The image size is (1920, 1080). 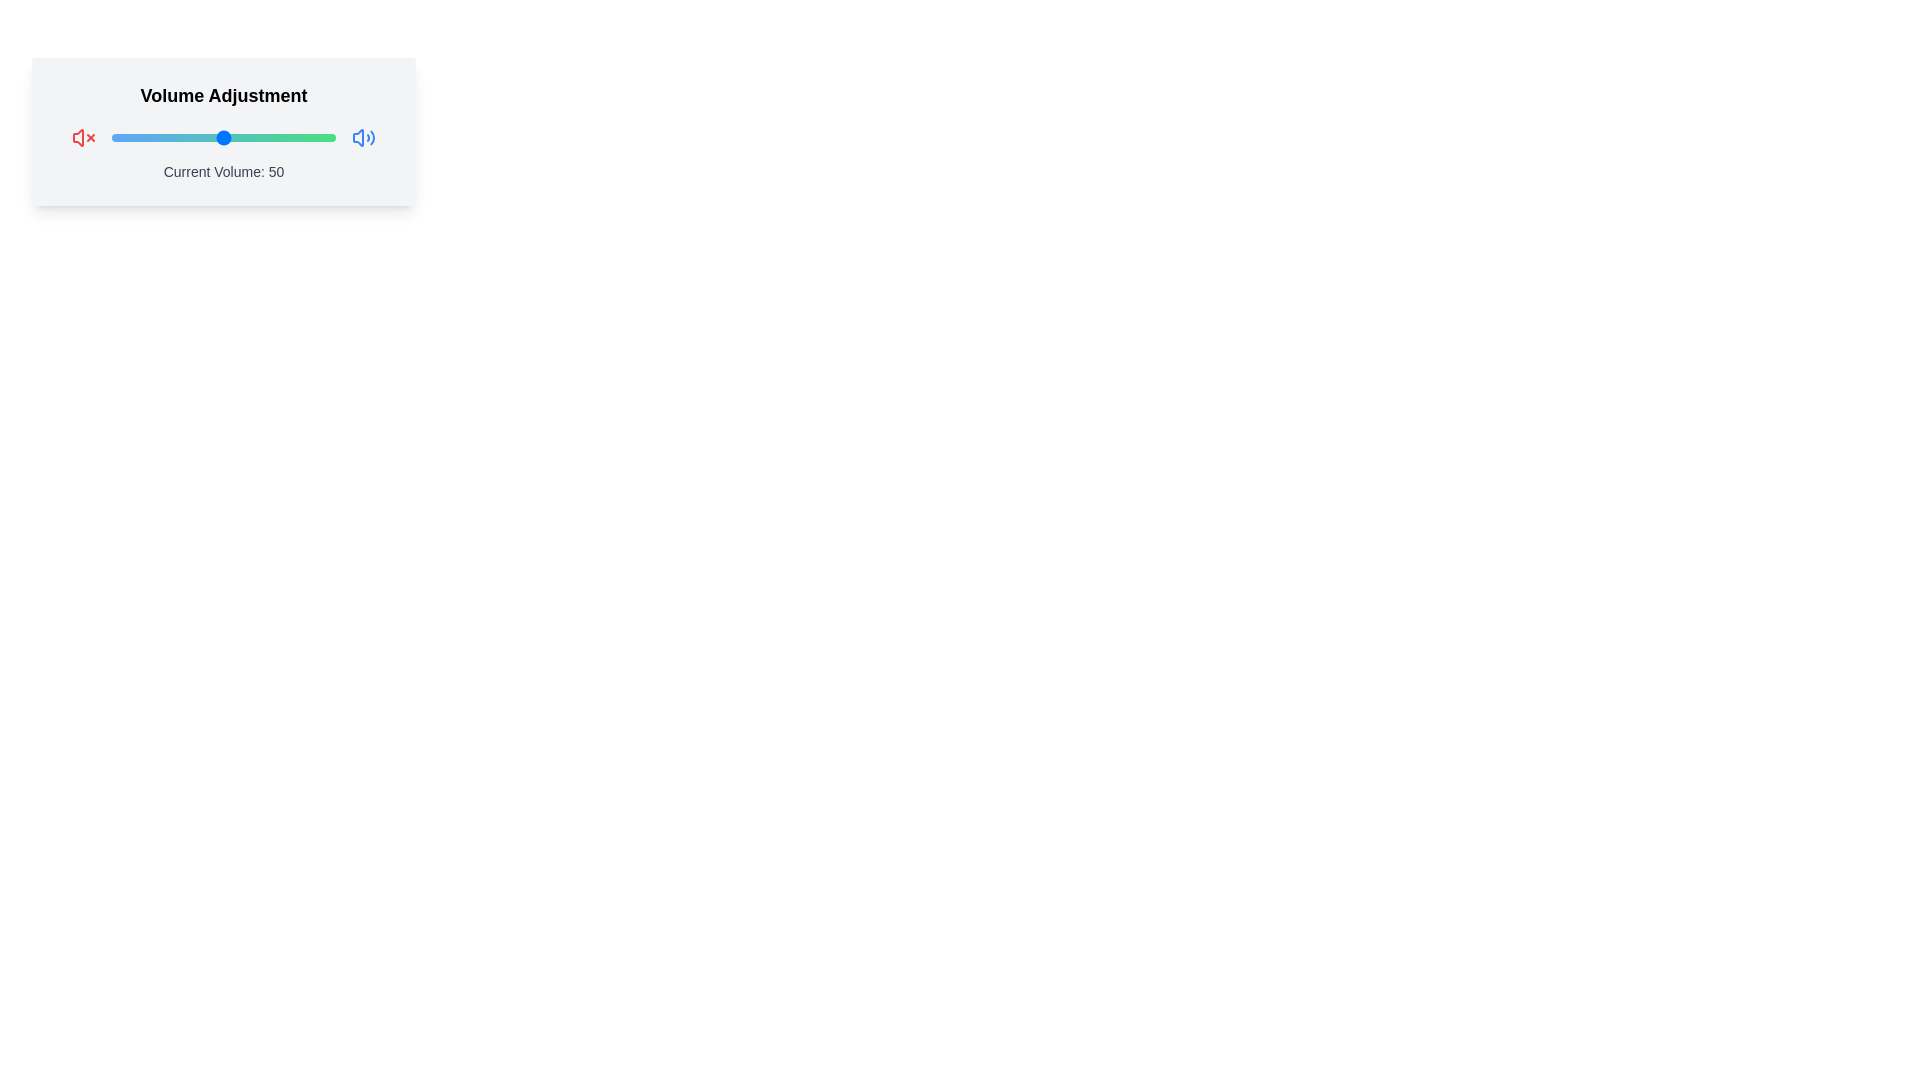 I want to click on the slider to observe hover effects, so click(x=224, y=137).